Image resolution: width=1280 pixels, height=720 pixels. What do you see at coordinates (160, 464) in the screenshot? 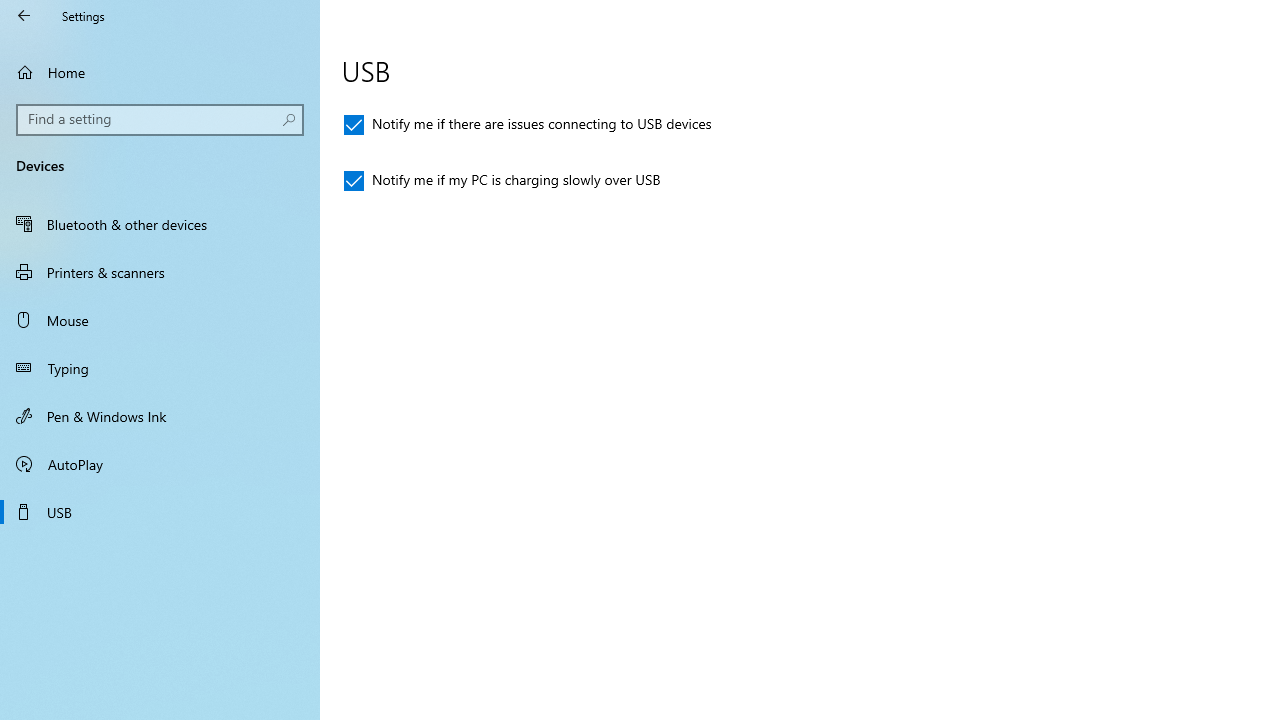
I see `'AutoPlay'` at bounding box center [160, 464].